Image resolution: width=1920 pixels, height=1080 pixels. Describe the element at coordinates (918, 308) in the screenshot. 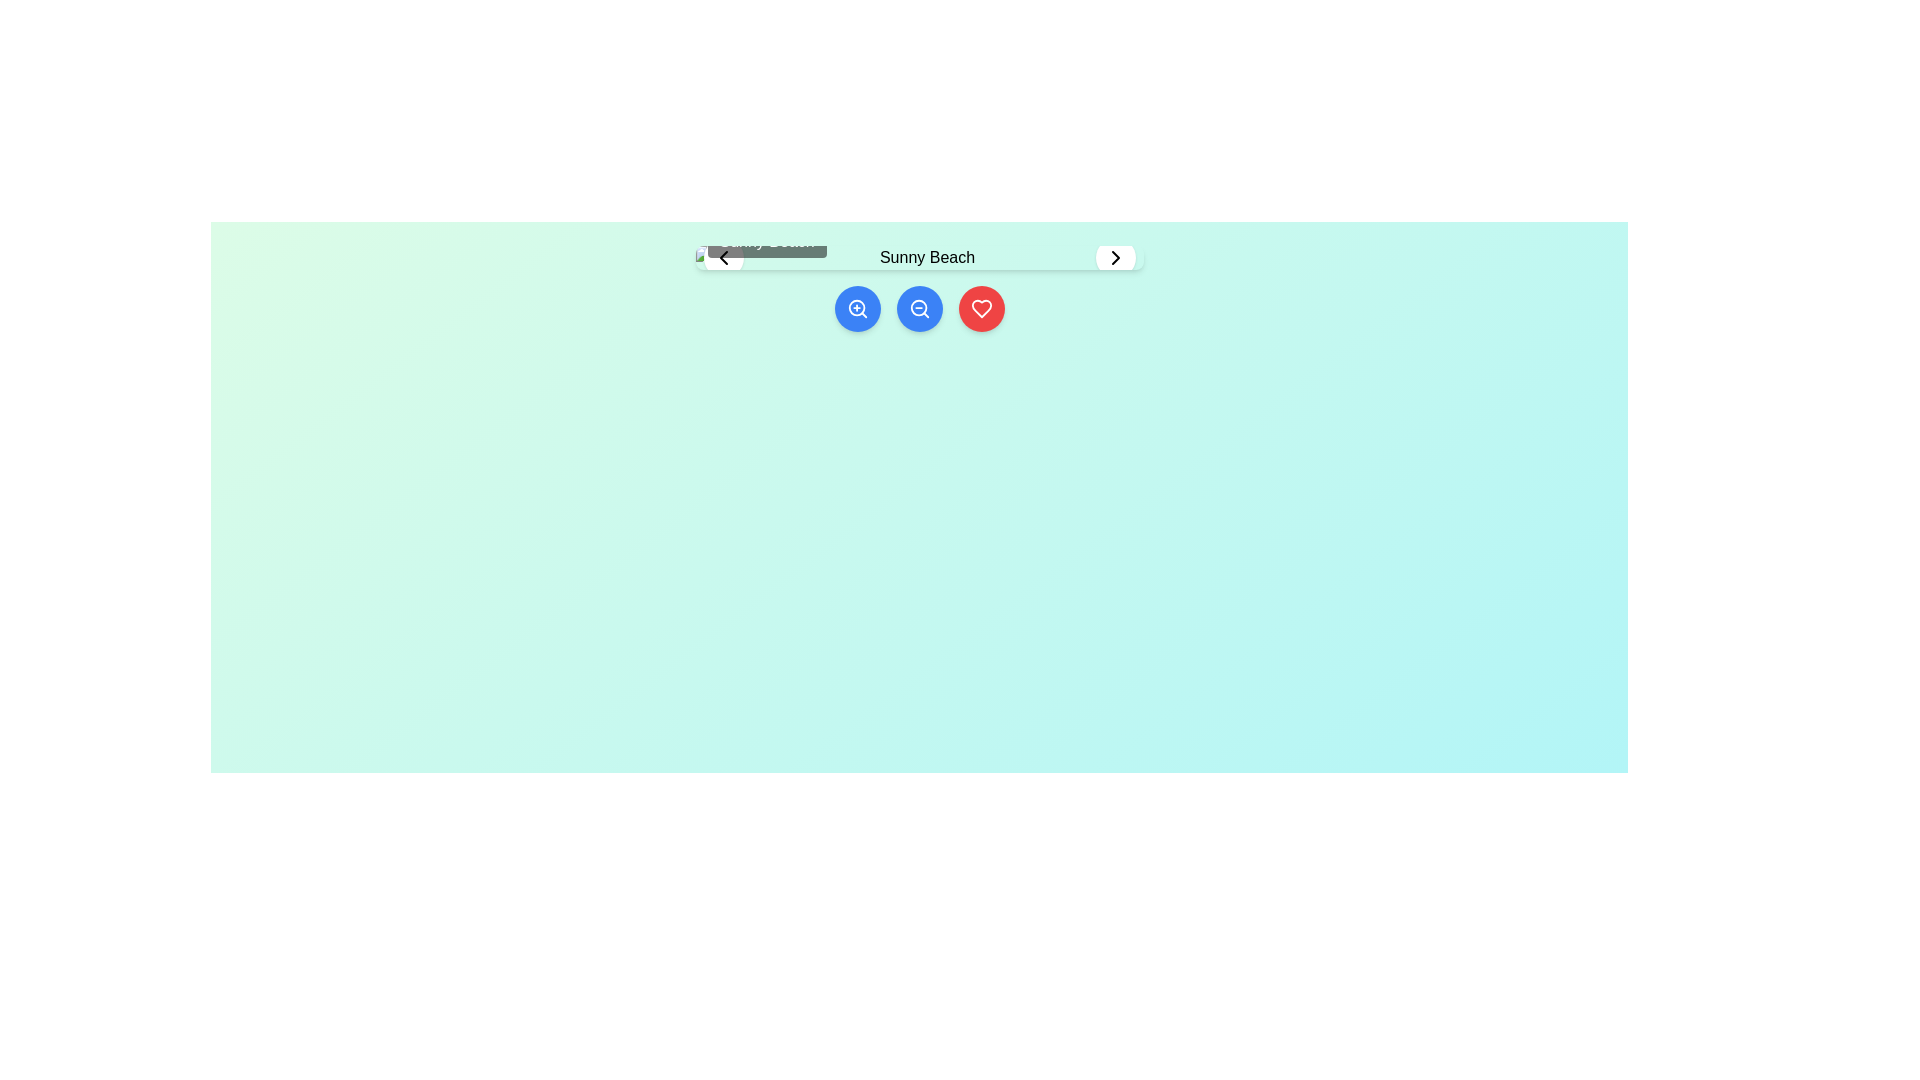

I see `the zoom-out icon button, which is styled as a magnifying glass with a minus sign inside, located between the zoom-in icon and the heart icon` at that location.